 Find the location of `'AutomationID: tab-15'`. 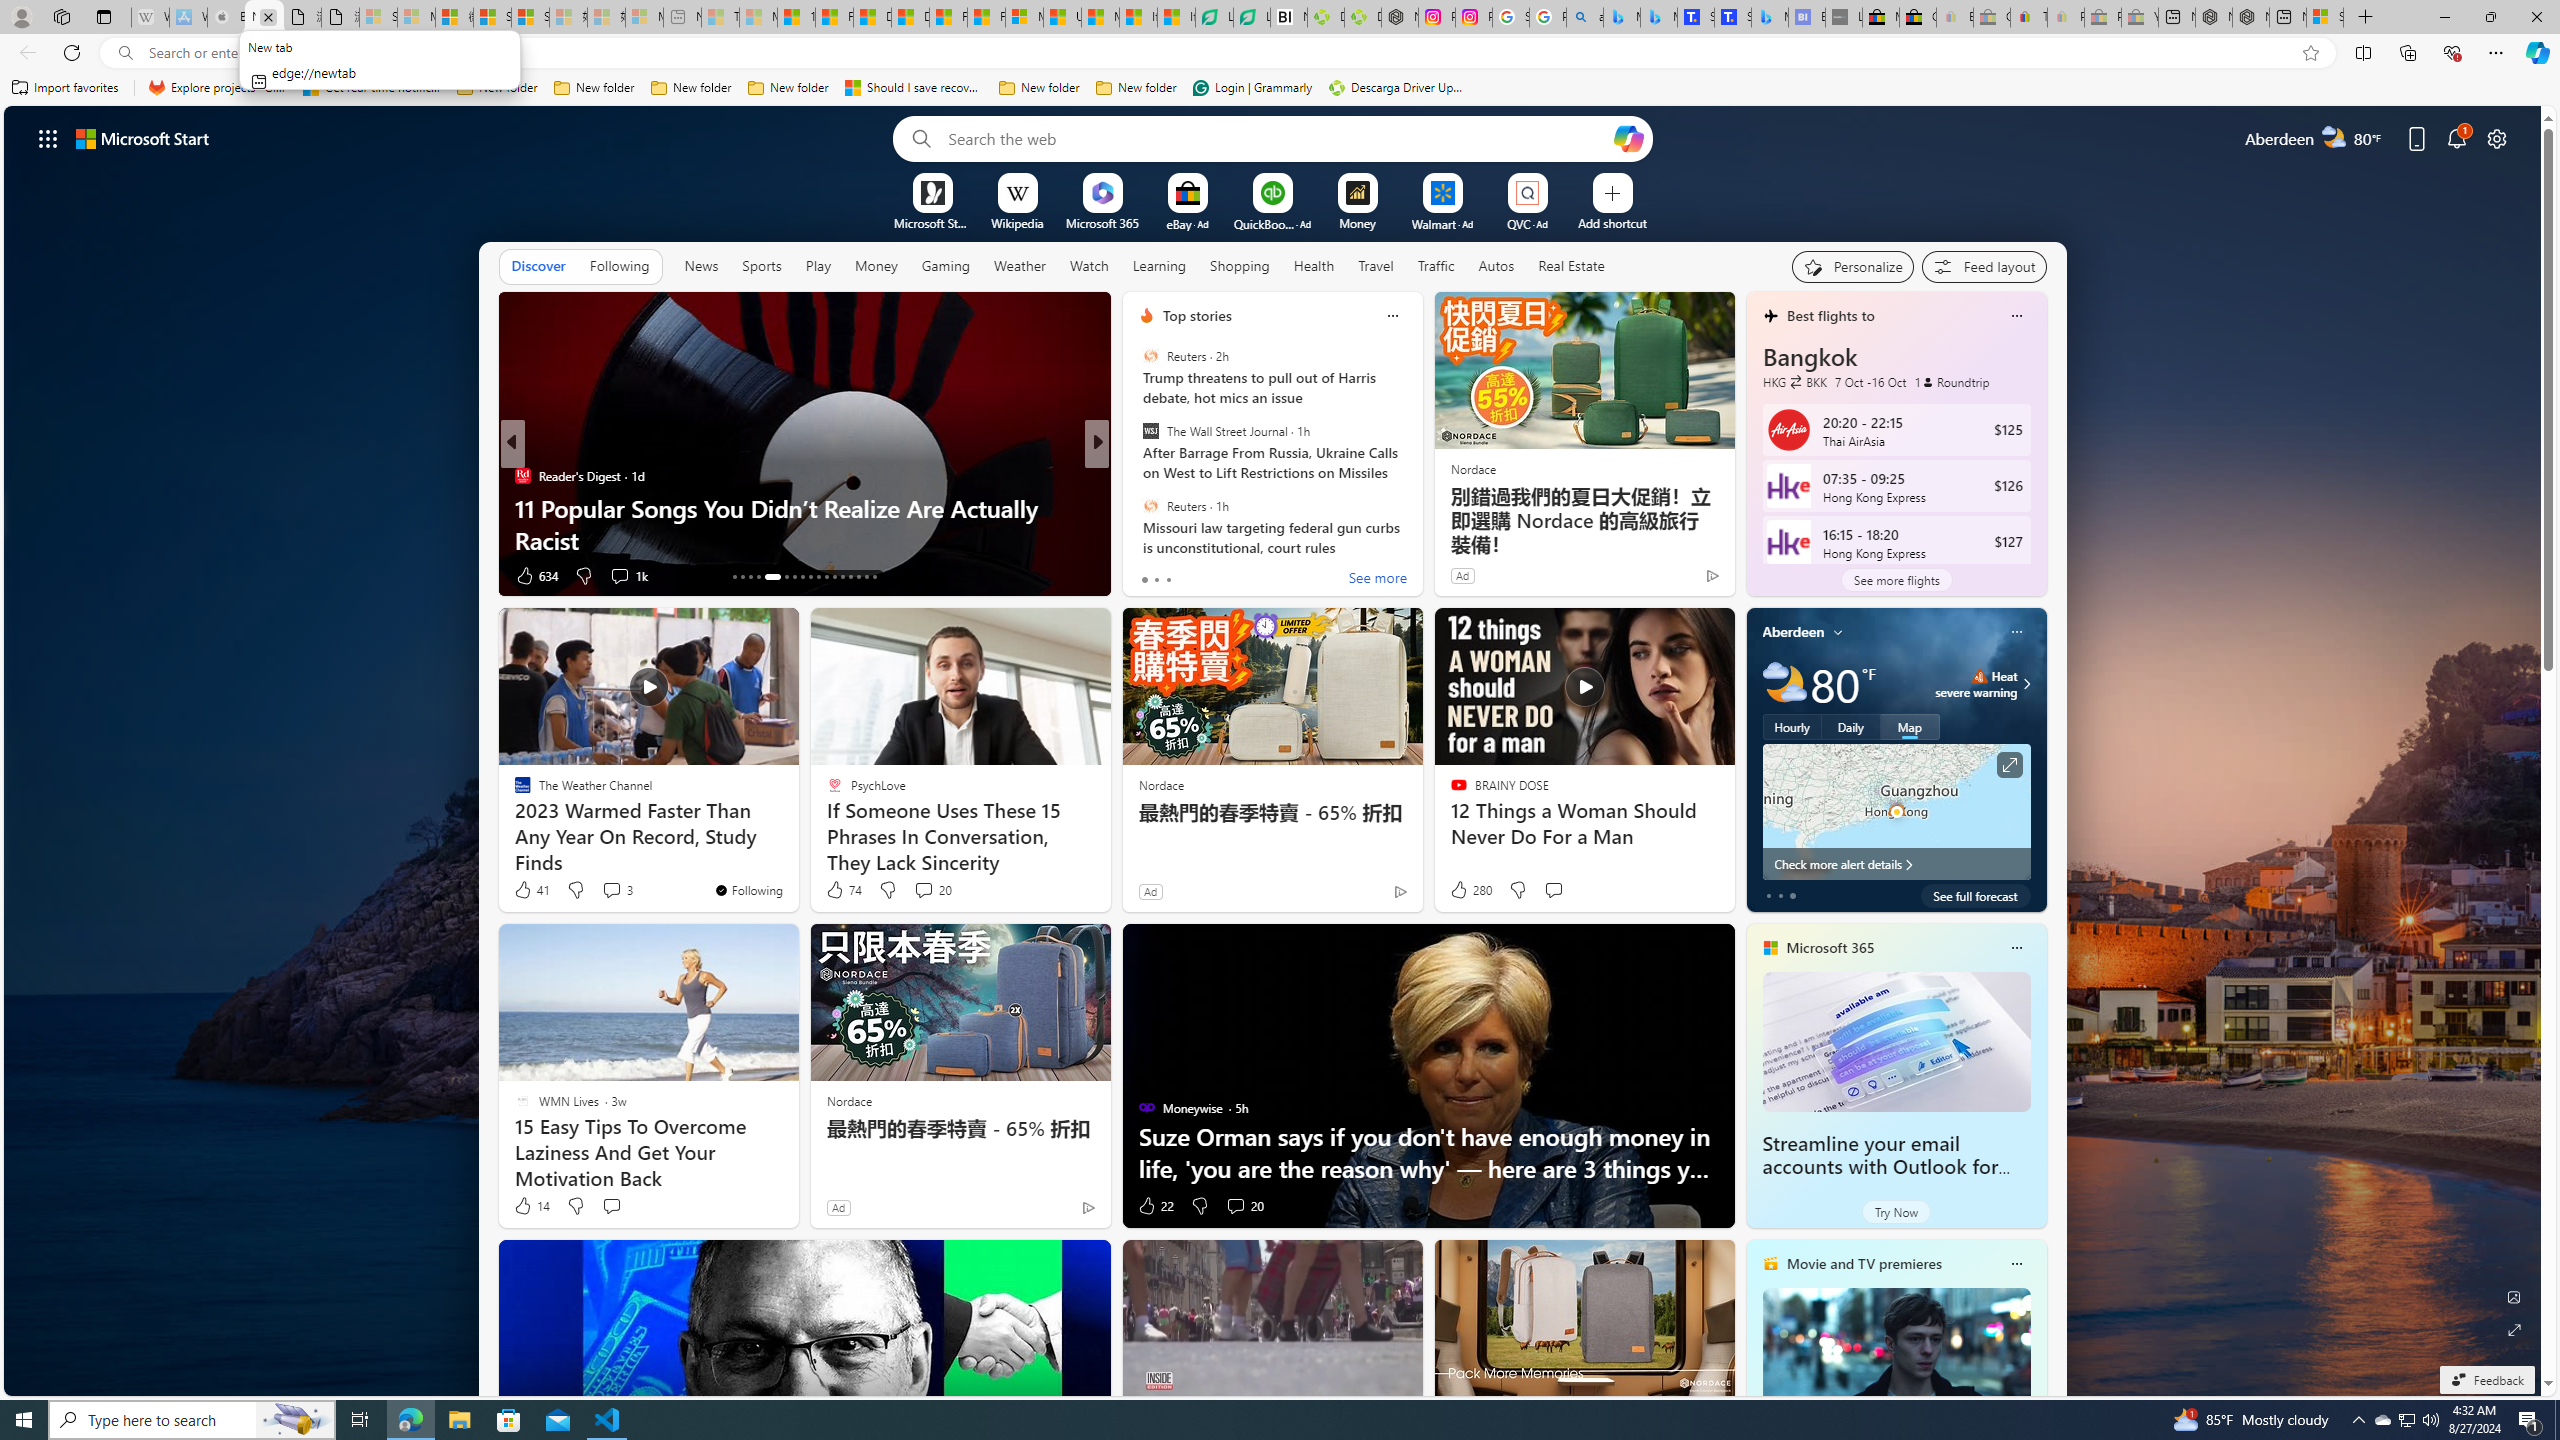

'AutomationID: tab-15' is located at coordinates (750, 577).